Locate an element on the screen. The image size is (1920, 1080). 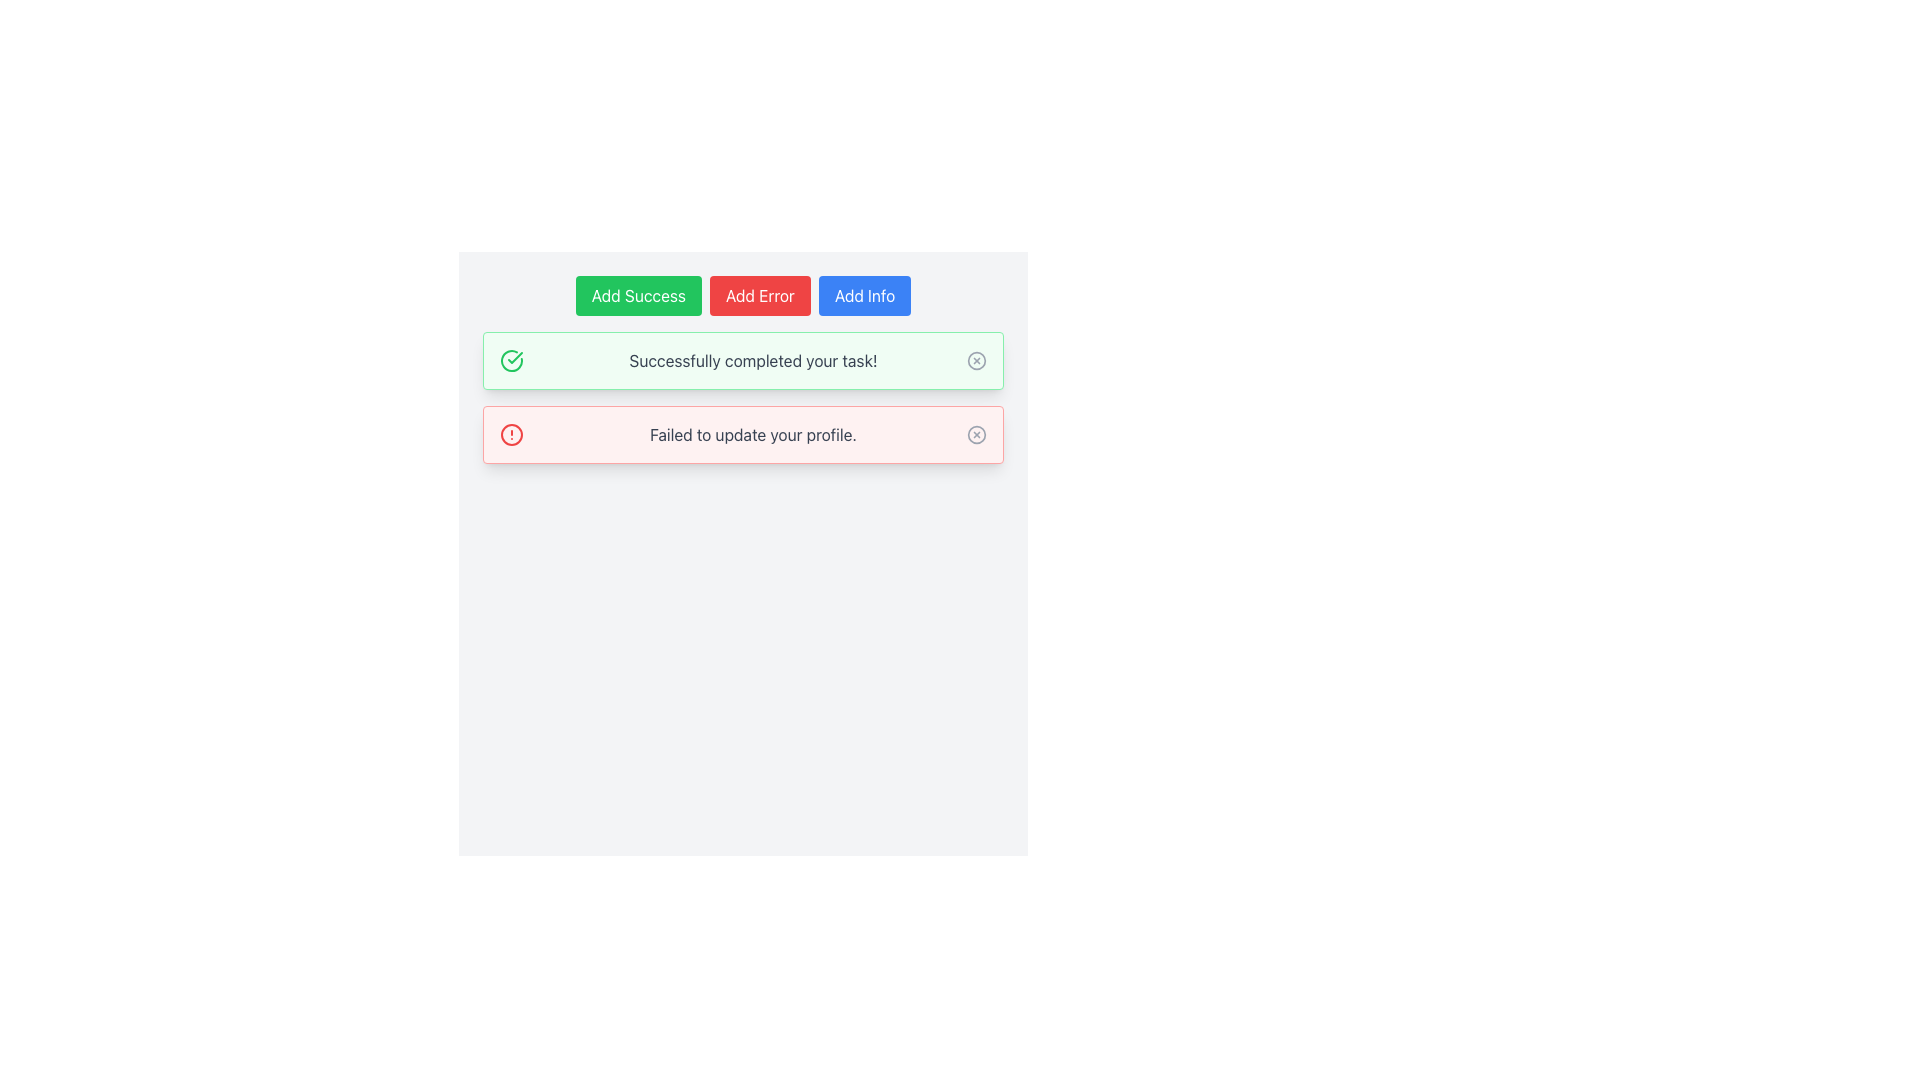
the third button from the left in a horizontal alignment with 'Add Success' in green and 'Add Error' in red is located at coordinates (864, 296).